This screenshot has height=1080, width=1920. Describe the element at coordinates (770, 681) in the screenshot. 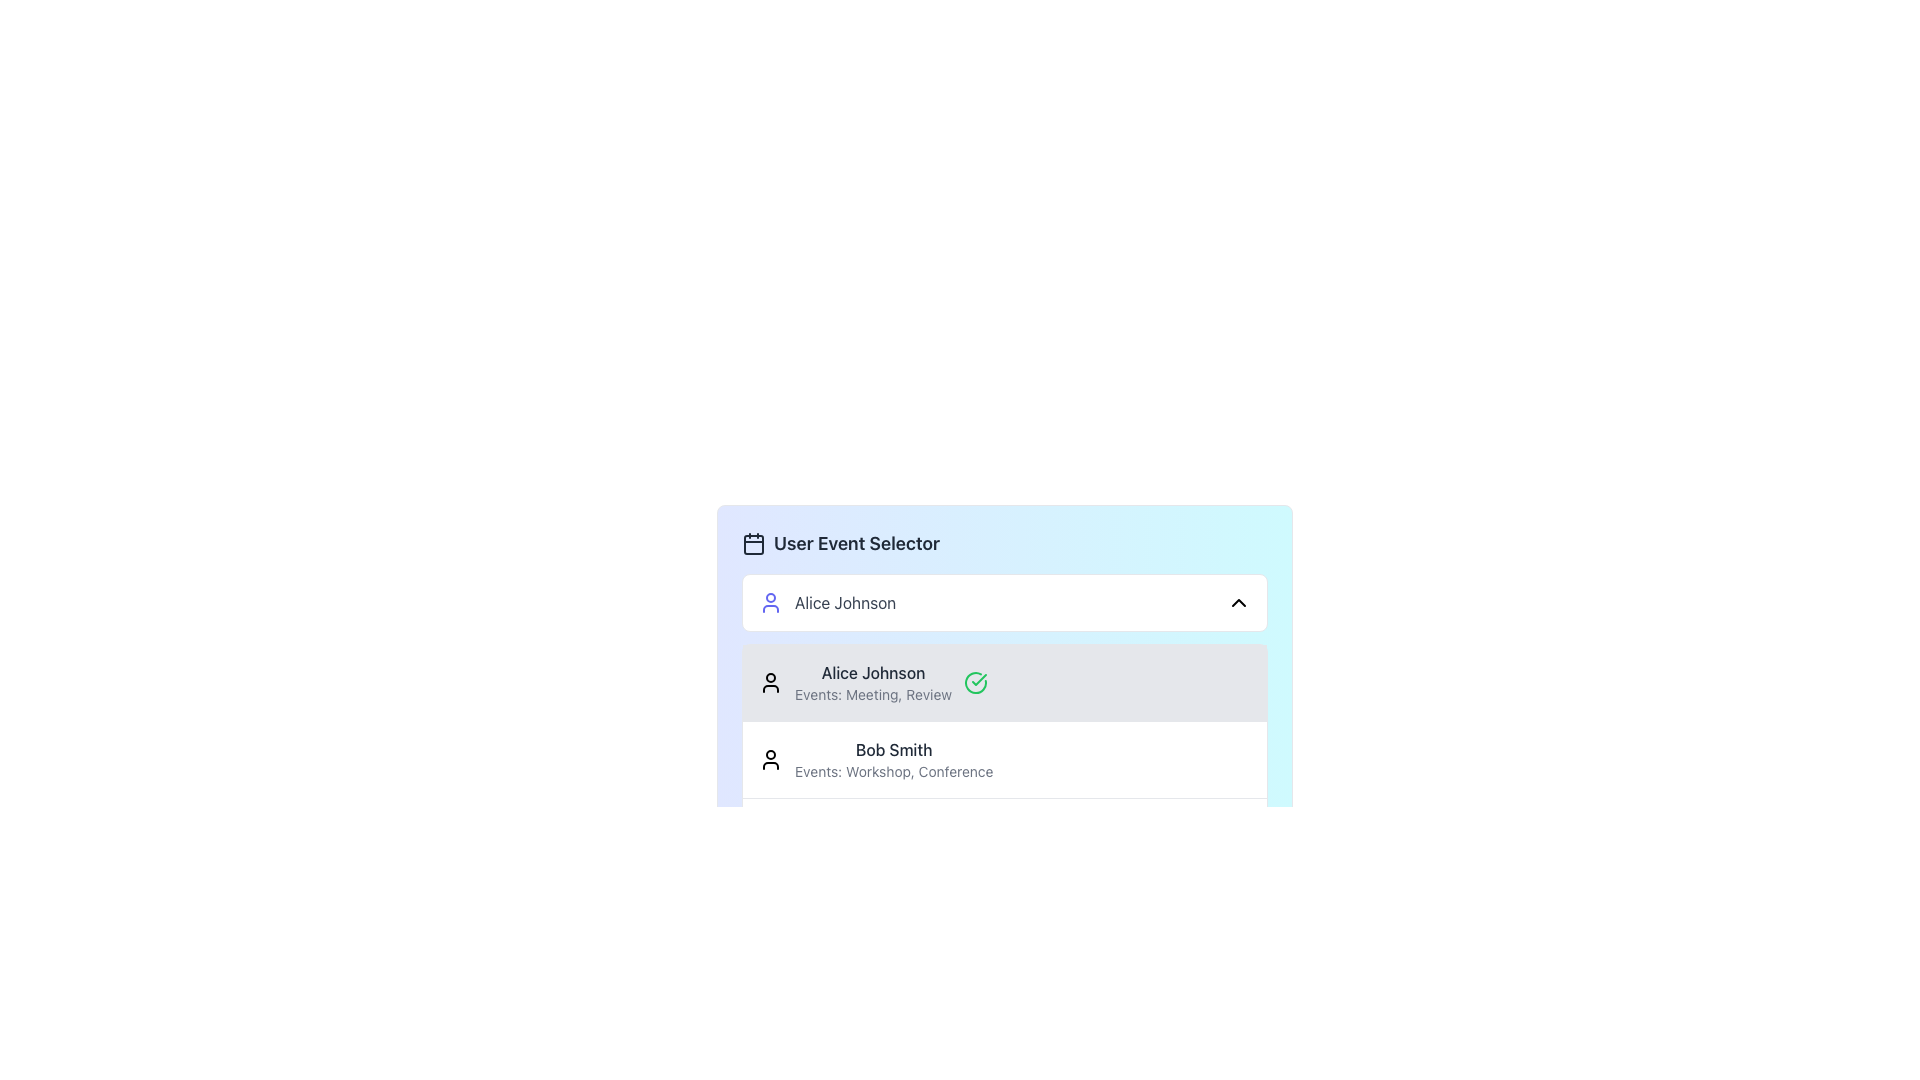

I see `the green circular checkmark icon located to the right of the second row in the user event list interface, which represents the user 'Alice Johnson'` at that location.